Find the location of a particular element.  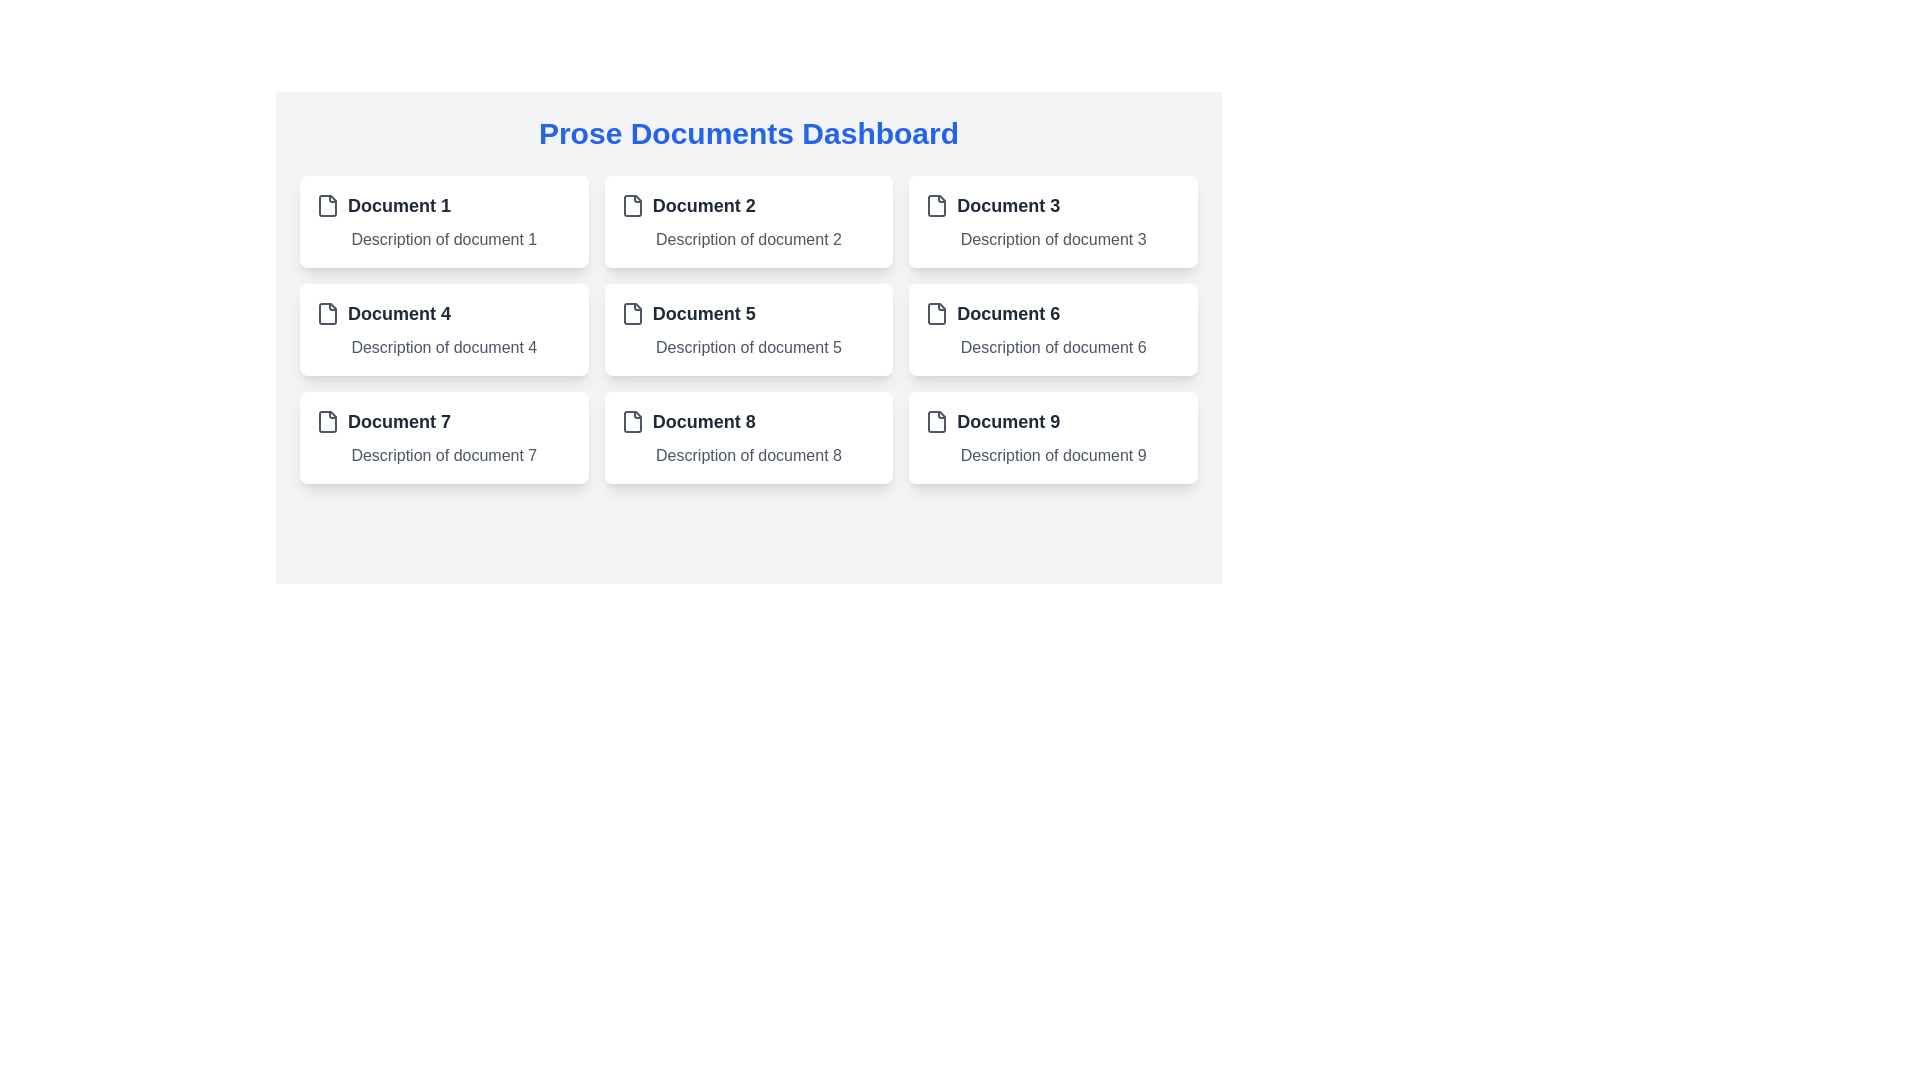

title text 'Document 1' displayed in bold within the first card of the grid layout is located at coordinates (399, 205).